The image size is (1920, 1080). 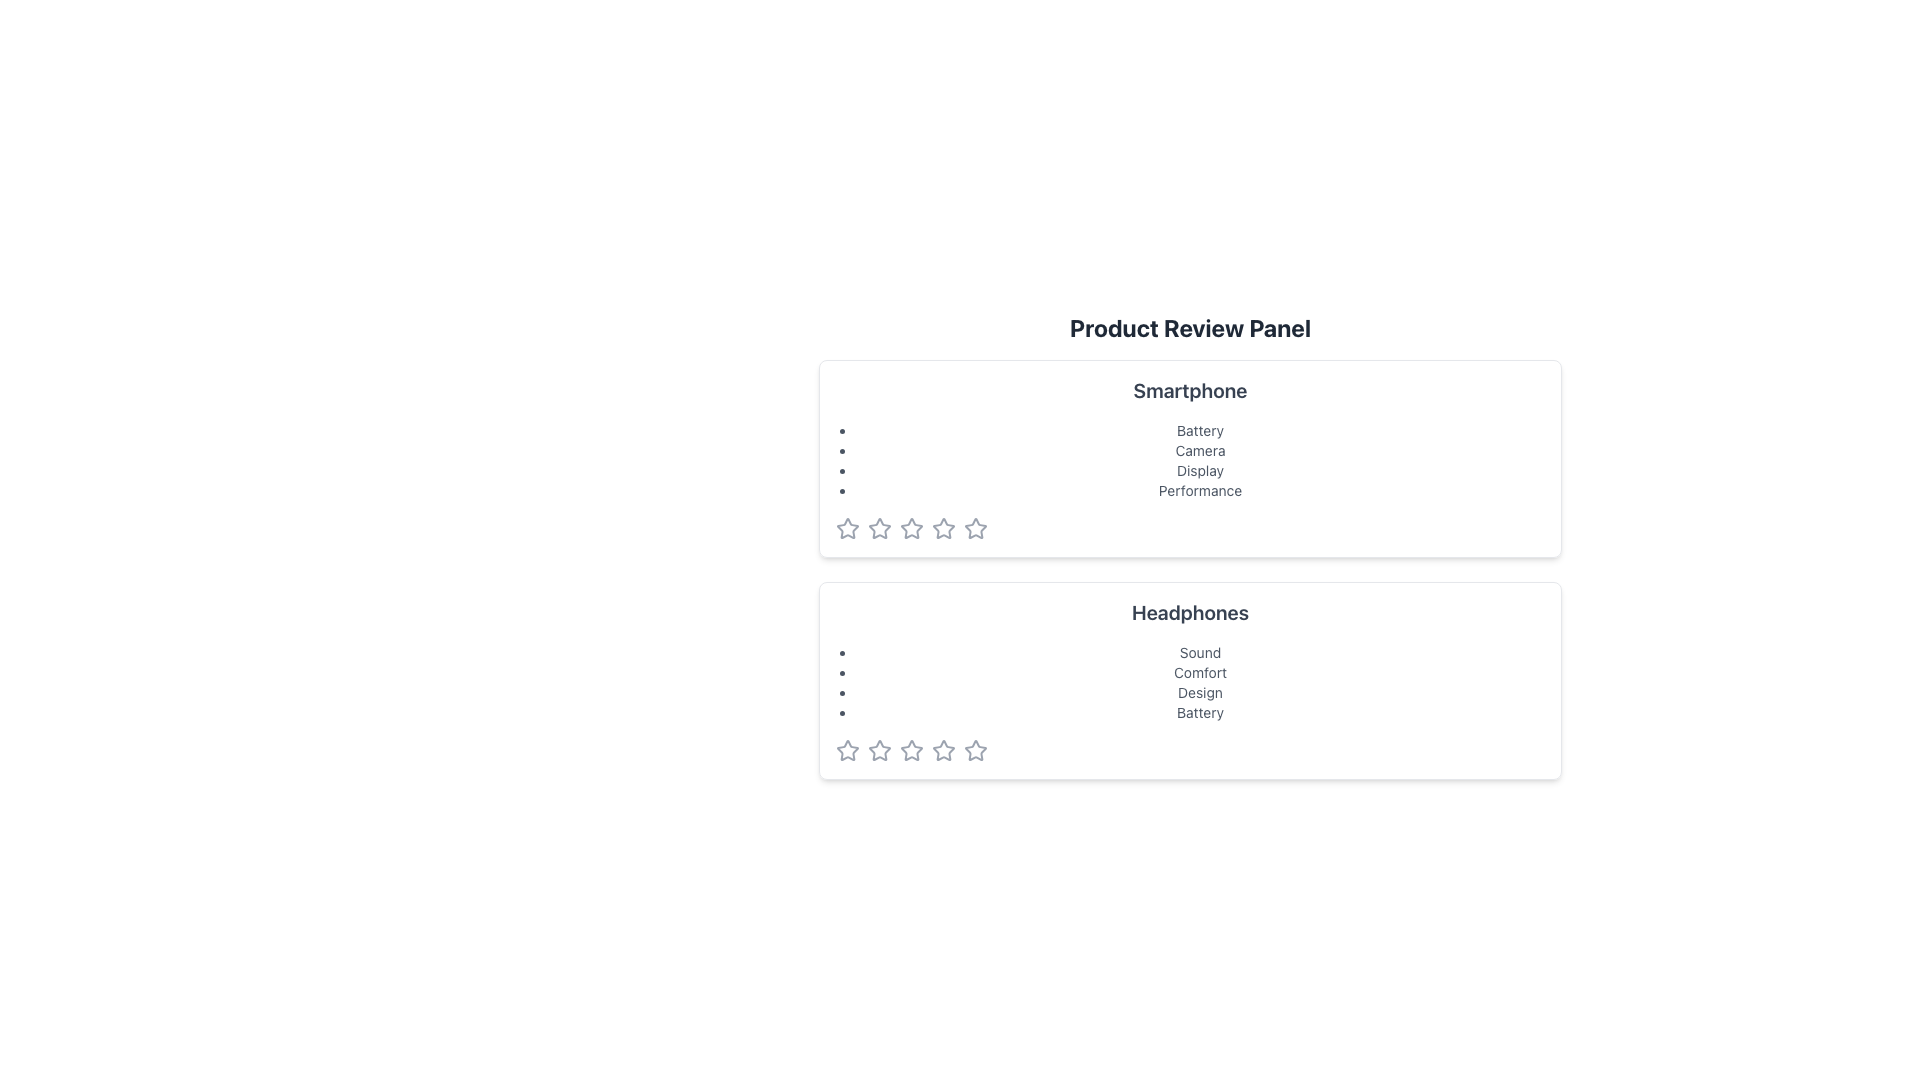 What do you see at coordinates (848, 750) in the screenshot?
I see `the leftmost star icon in the rating system` at bounding box center [848, 750].